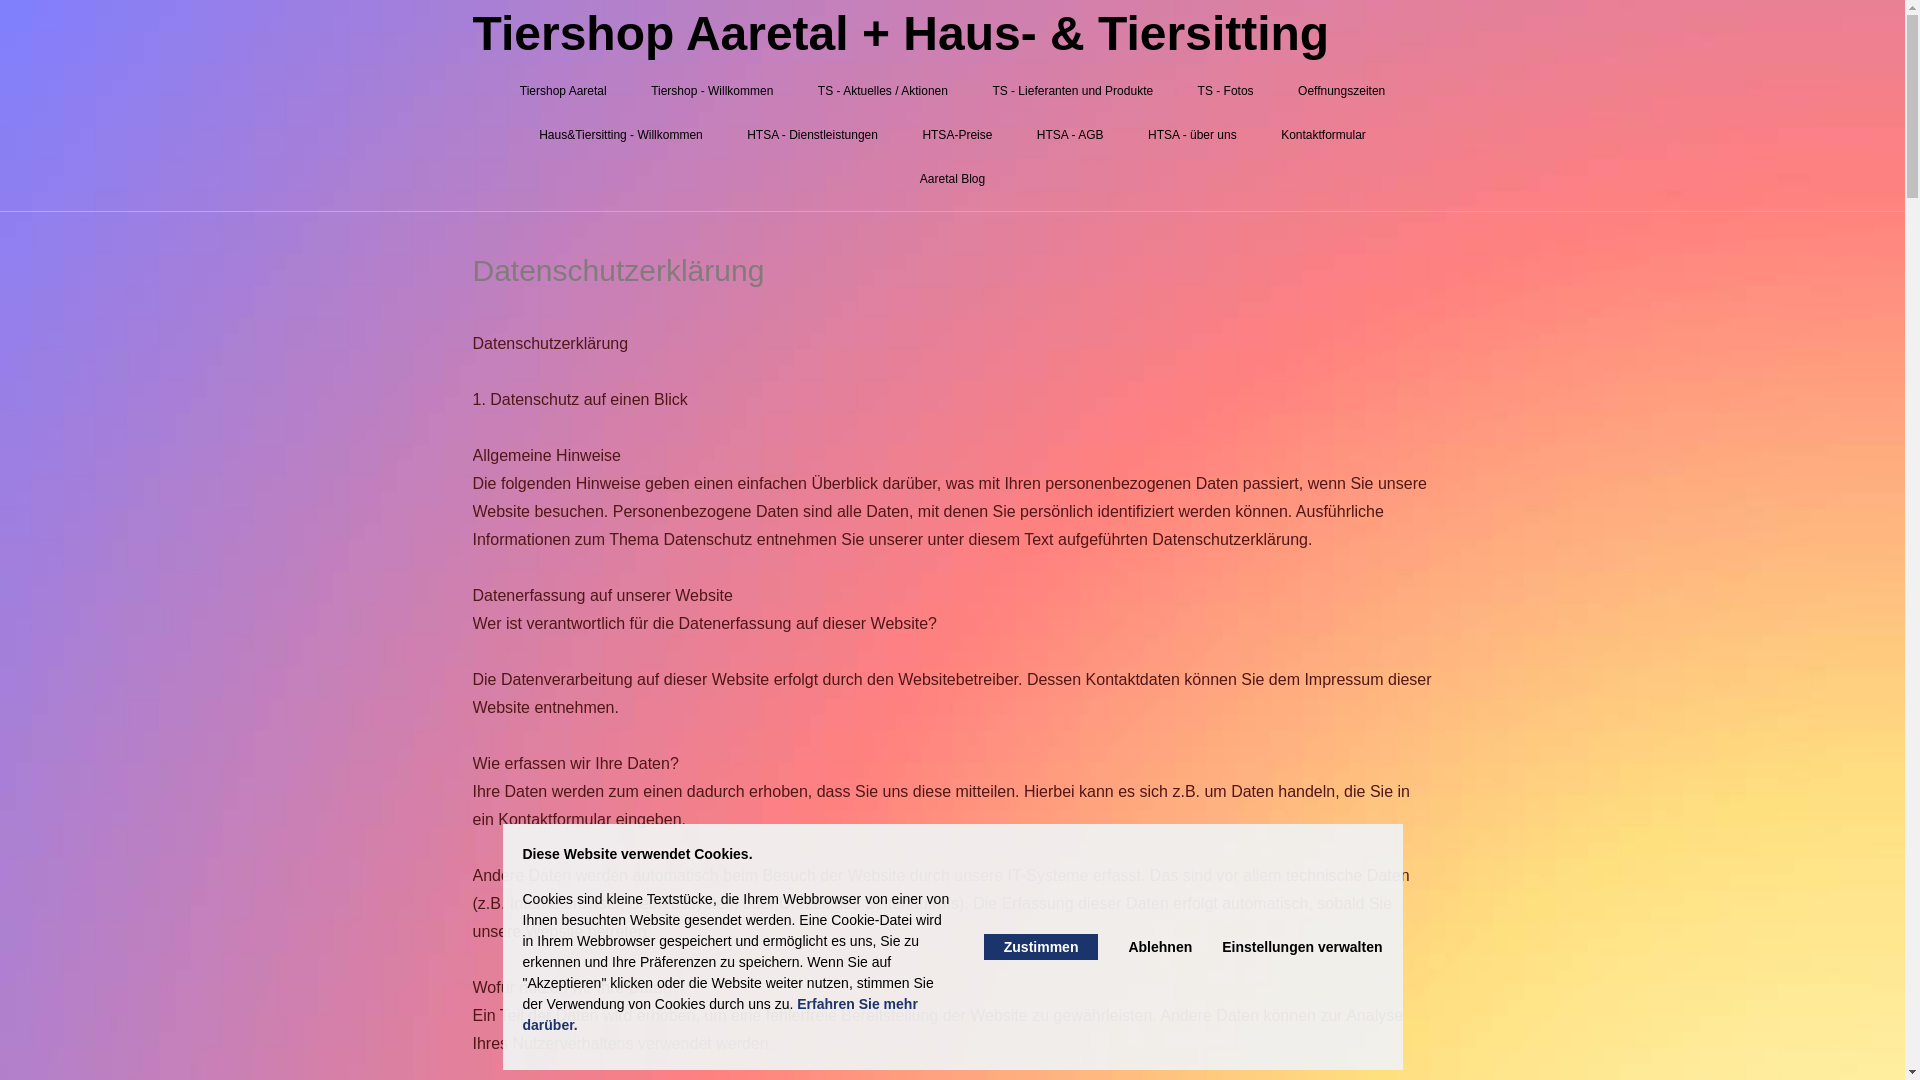 Image resolution: width=1920 pixels, height=1080 pixels. What do you see at coordinates (1224, 91) in the screenshot?
I see `'TS - Fotos'` at bounding box center [1224, 91].